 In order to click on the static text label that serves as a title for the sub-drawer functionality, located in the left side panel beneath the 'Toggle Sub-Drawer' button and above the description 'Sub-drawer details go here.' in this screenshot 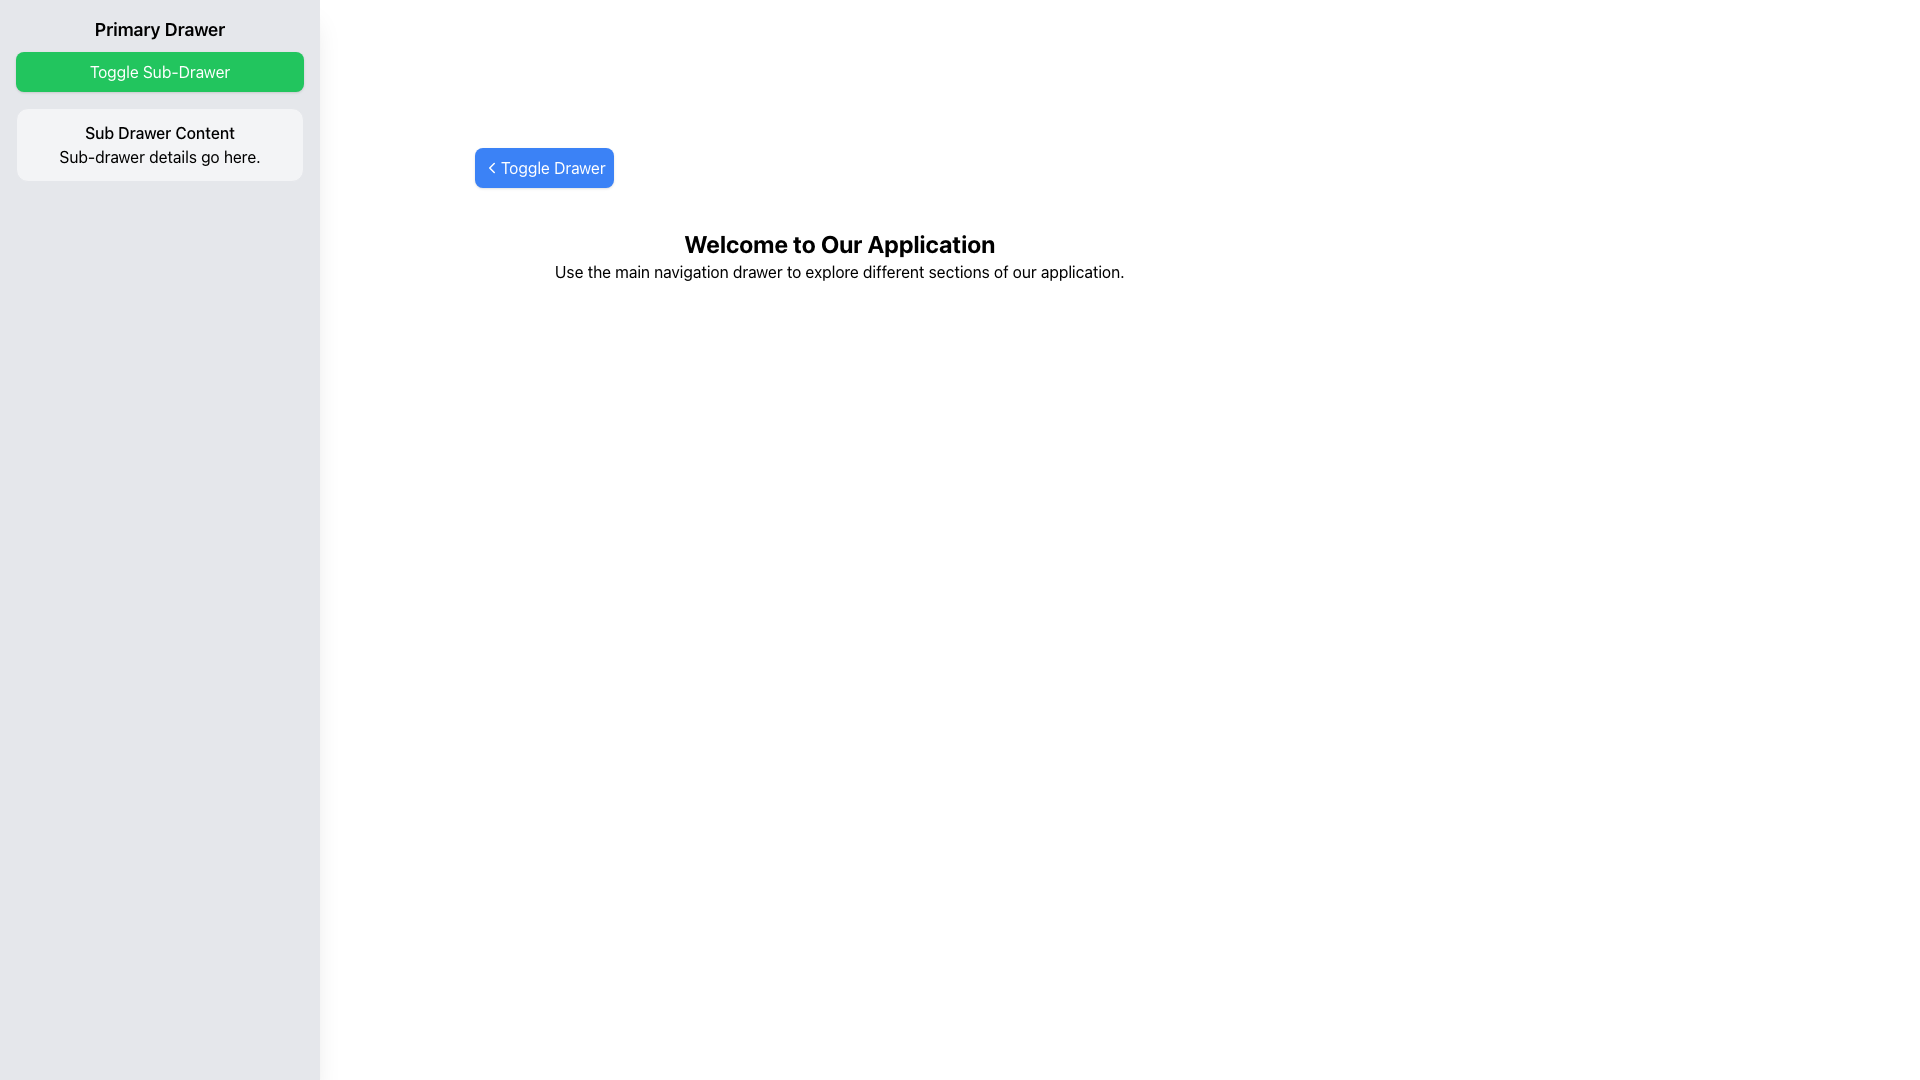, I will do `click(158, 132)`.